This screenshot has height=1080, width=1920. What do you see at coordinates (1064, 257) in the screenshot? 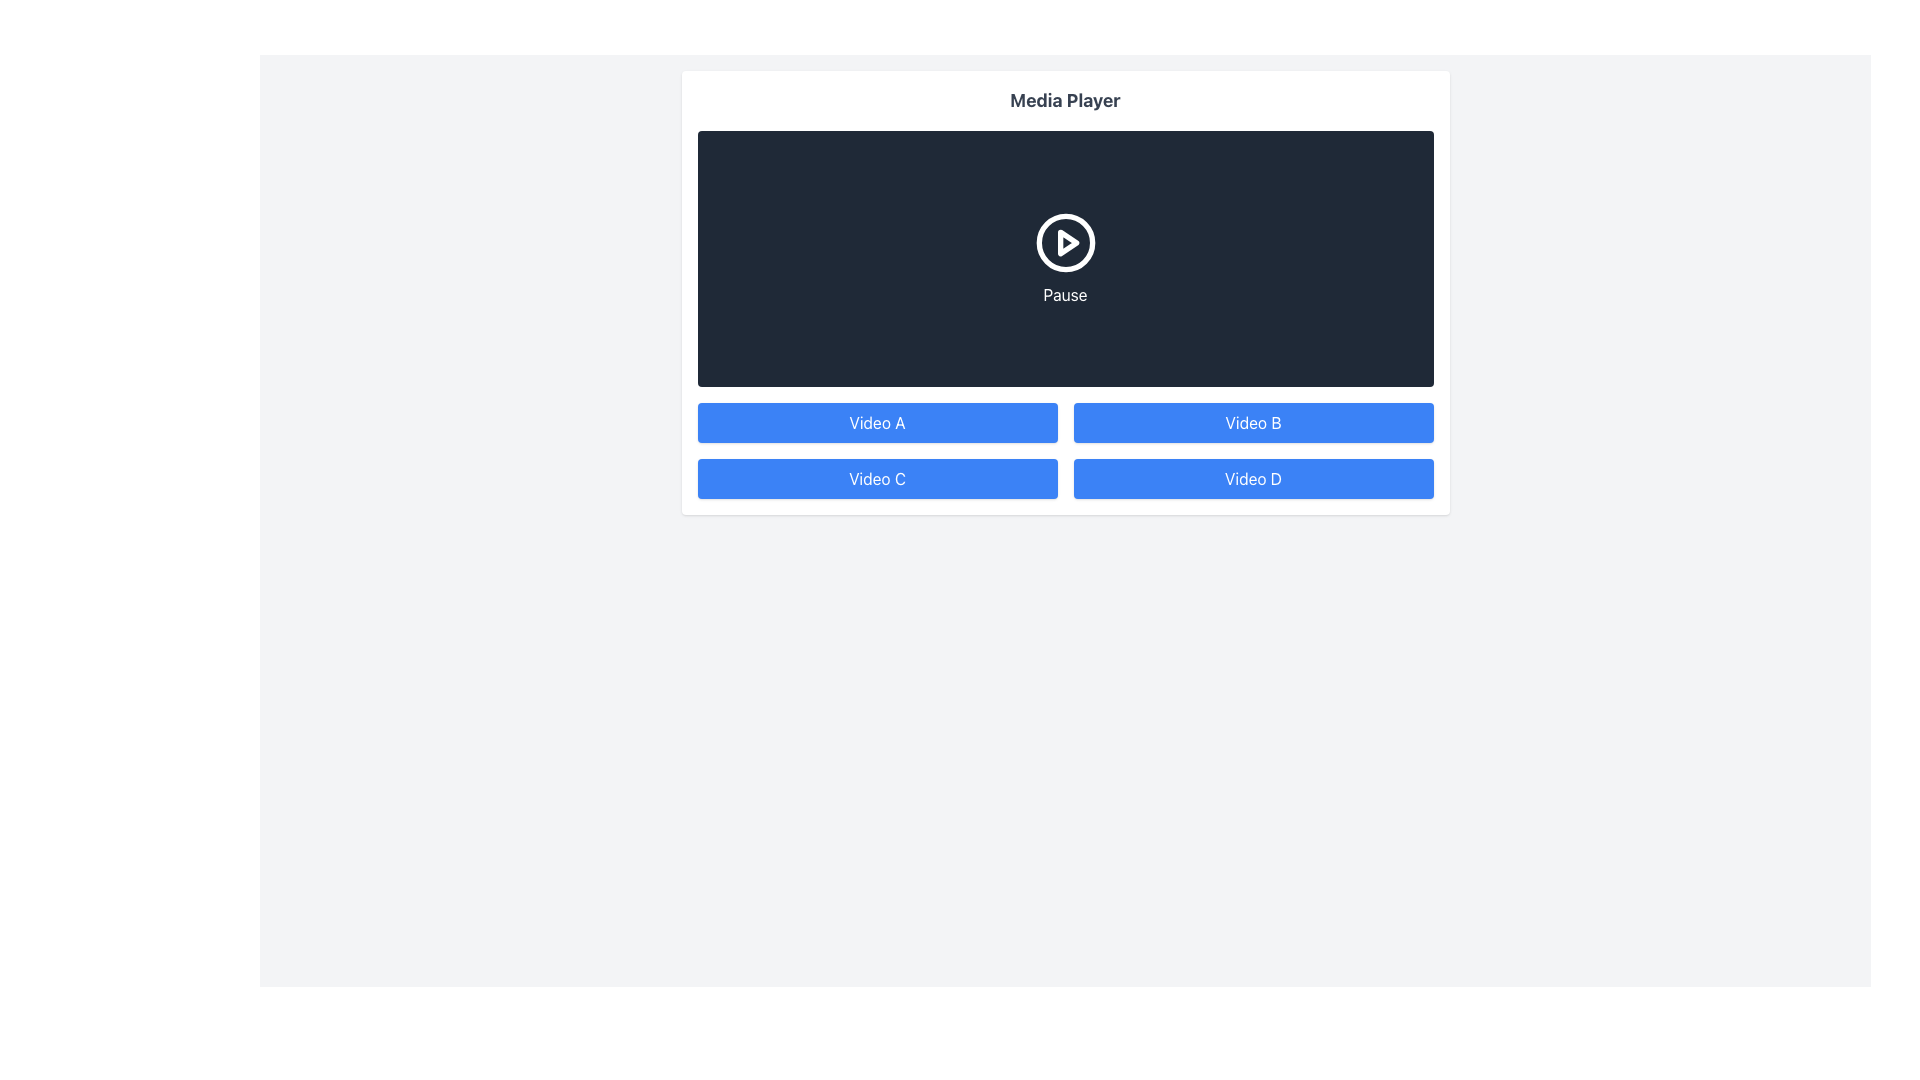
I see `the interactive button or media display area located centrally beneath the 'Media Player' title and above the blue buttons labeled 'Video A', 'Video B', 'Video C', and 'Video D'` at bounding box center [1064, 257].